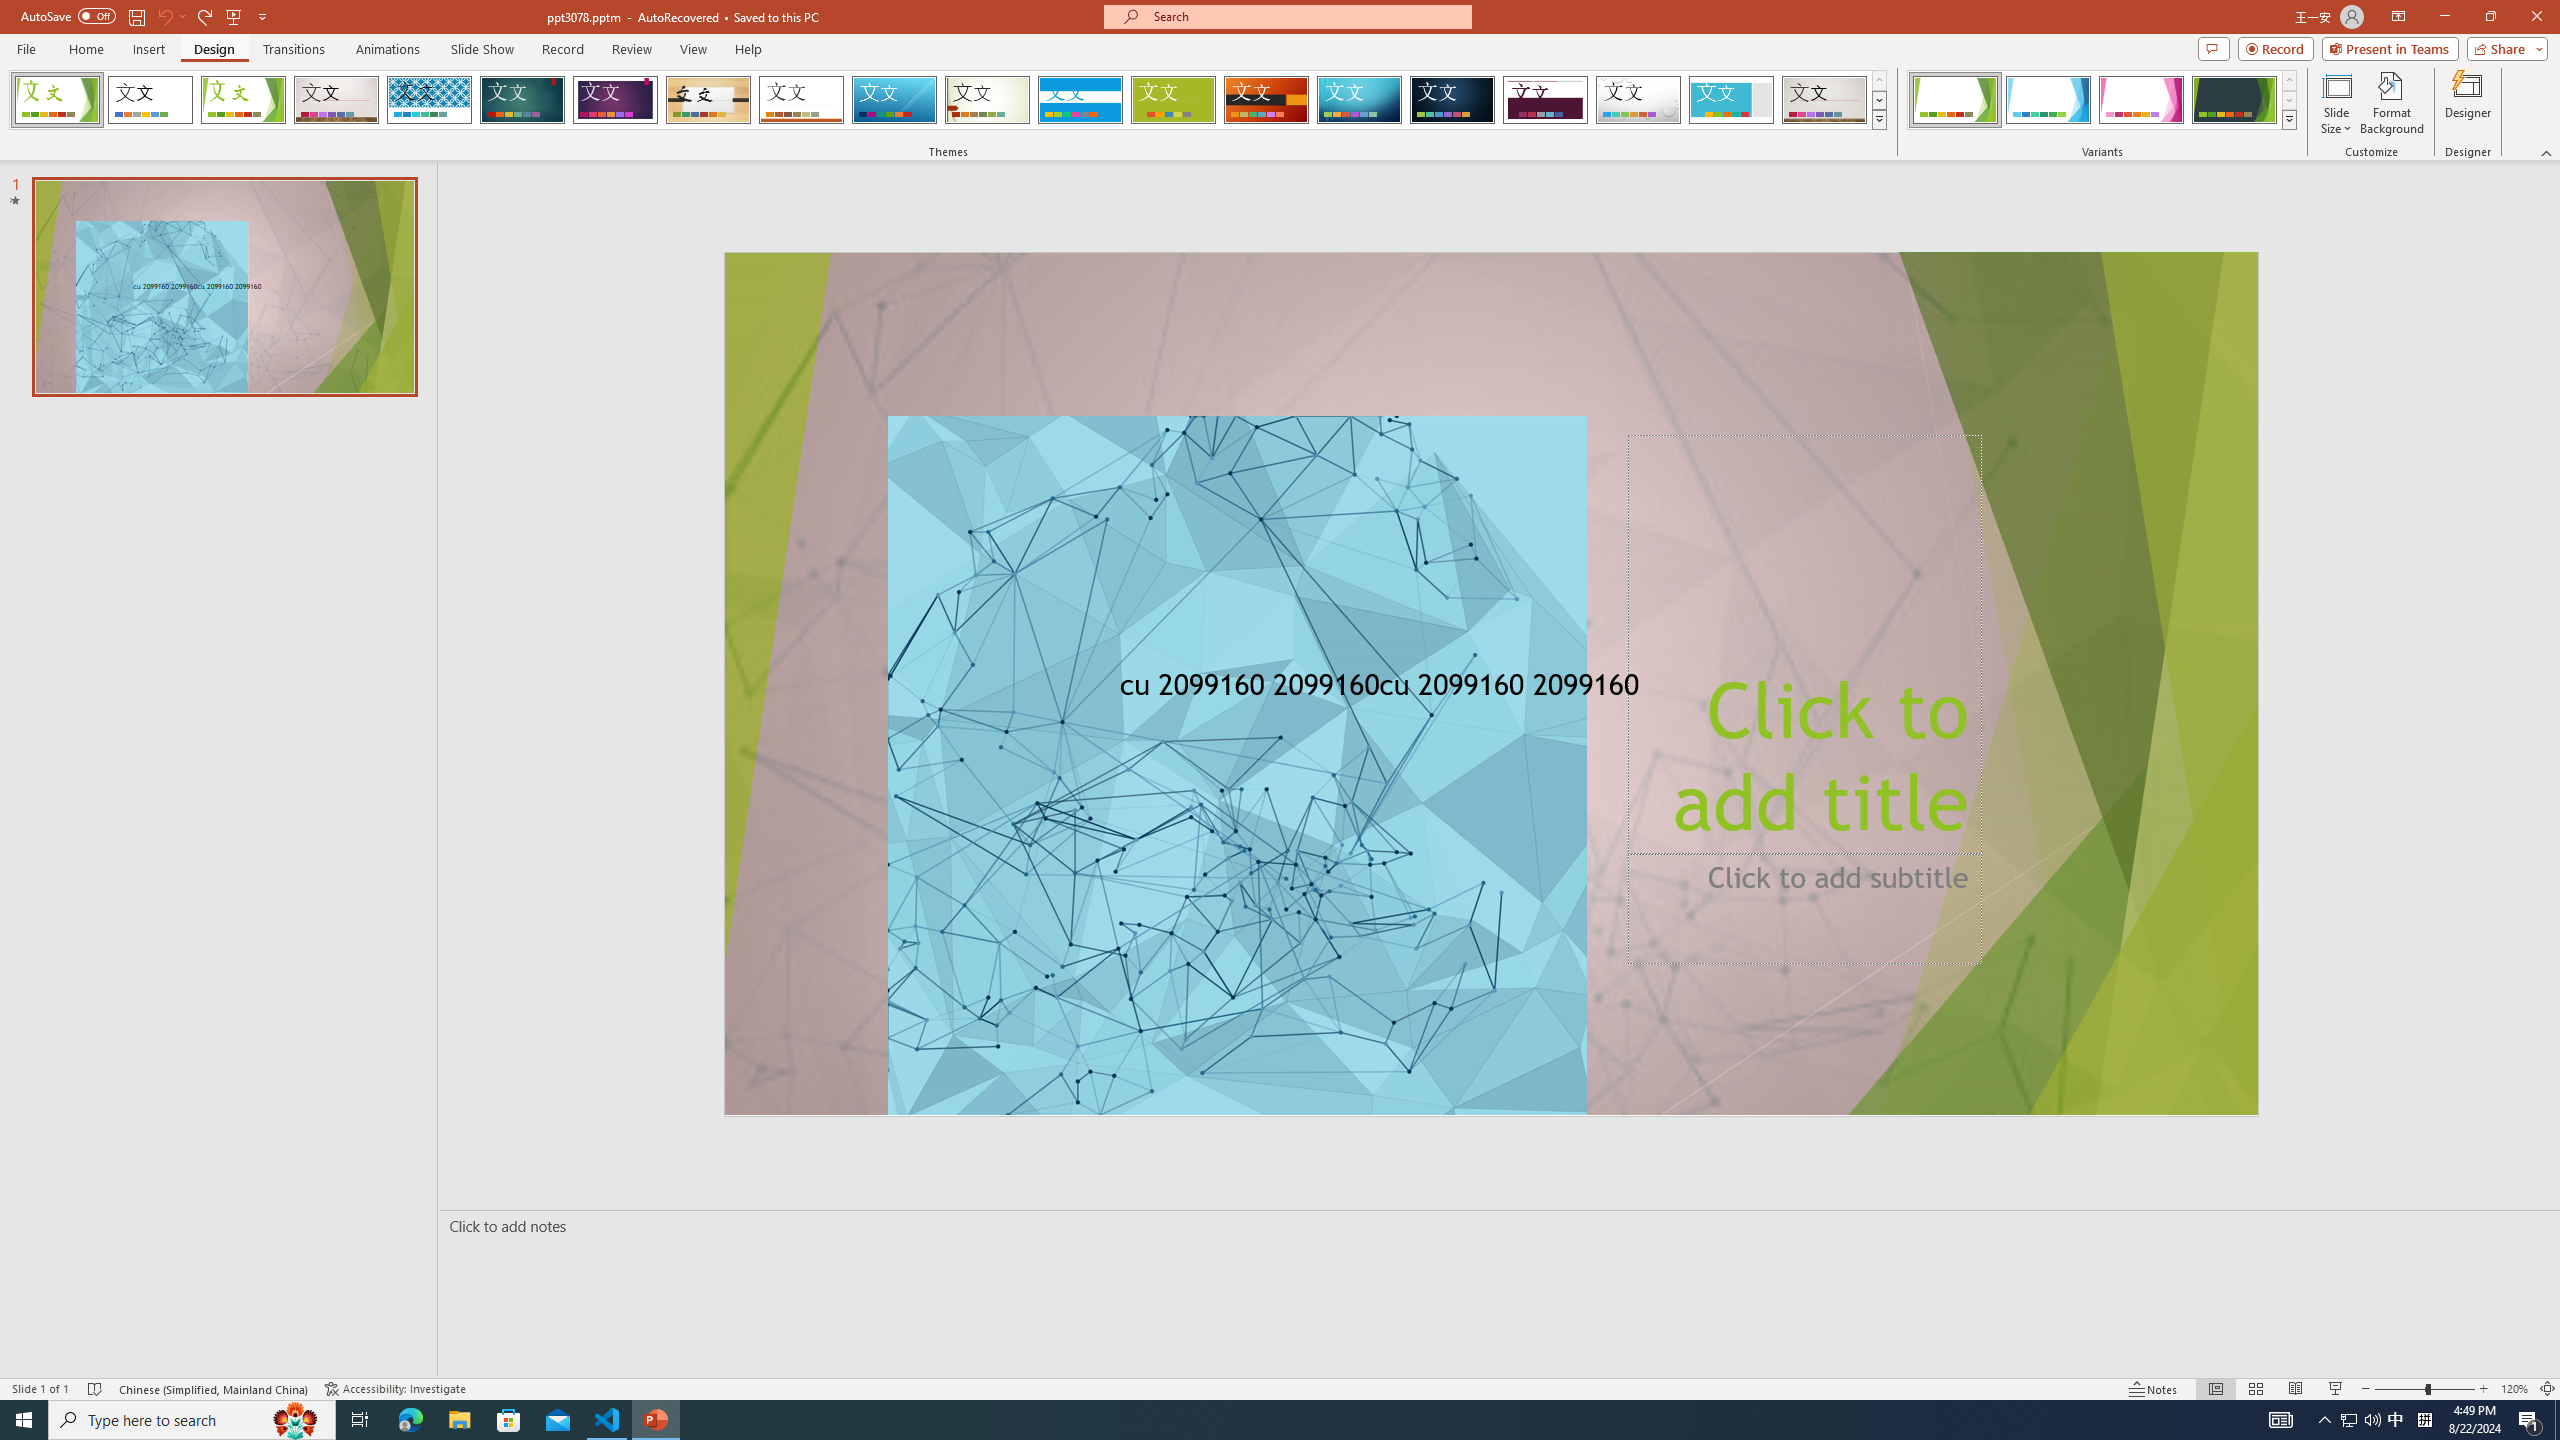 This screenshot has height=1440, width=2560. I want to click on 'Droplet Loading Preview...', so click(1638, 99).